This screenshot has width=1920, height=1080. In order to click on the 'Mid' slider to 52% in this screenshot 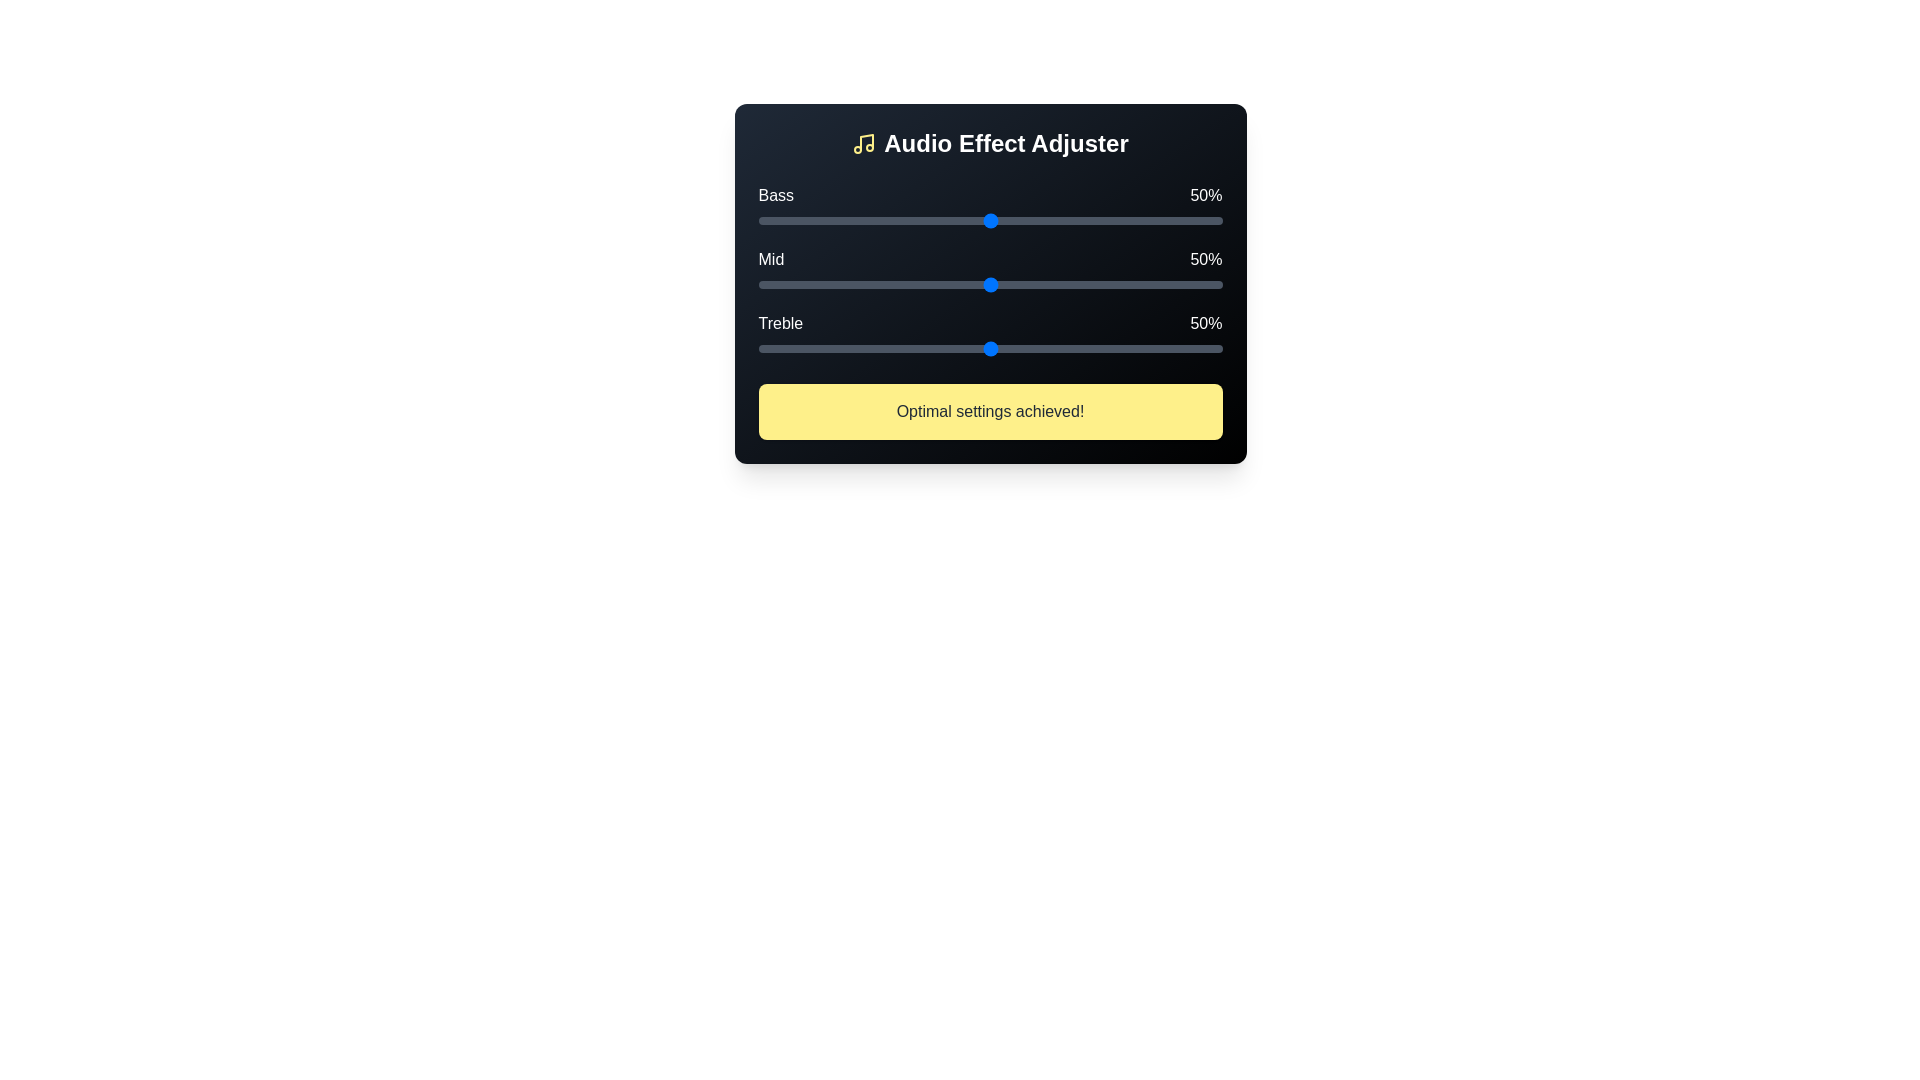, I will do `click(999, 285)`.